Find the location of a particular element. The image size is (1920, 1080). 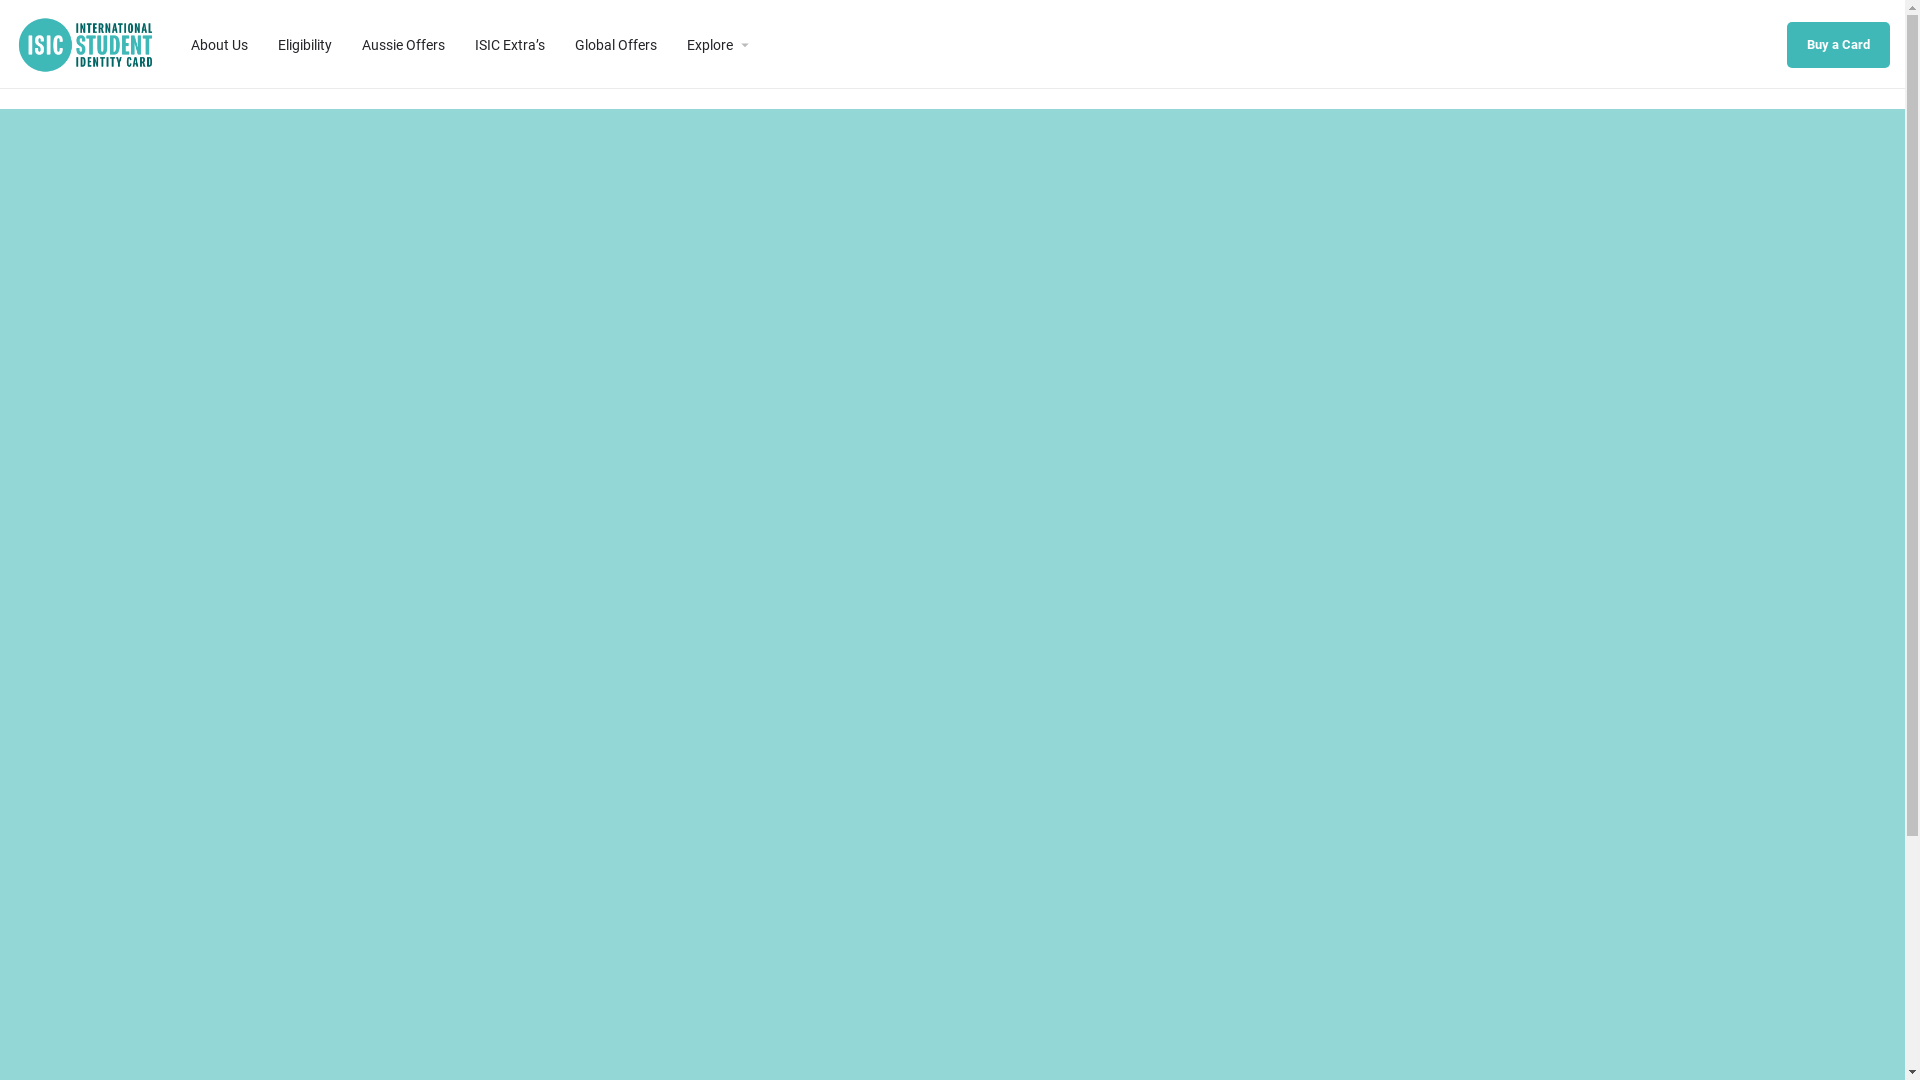

'Global Offers' is located at coordinates (614, 43).